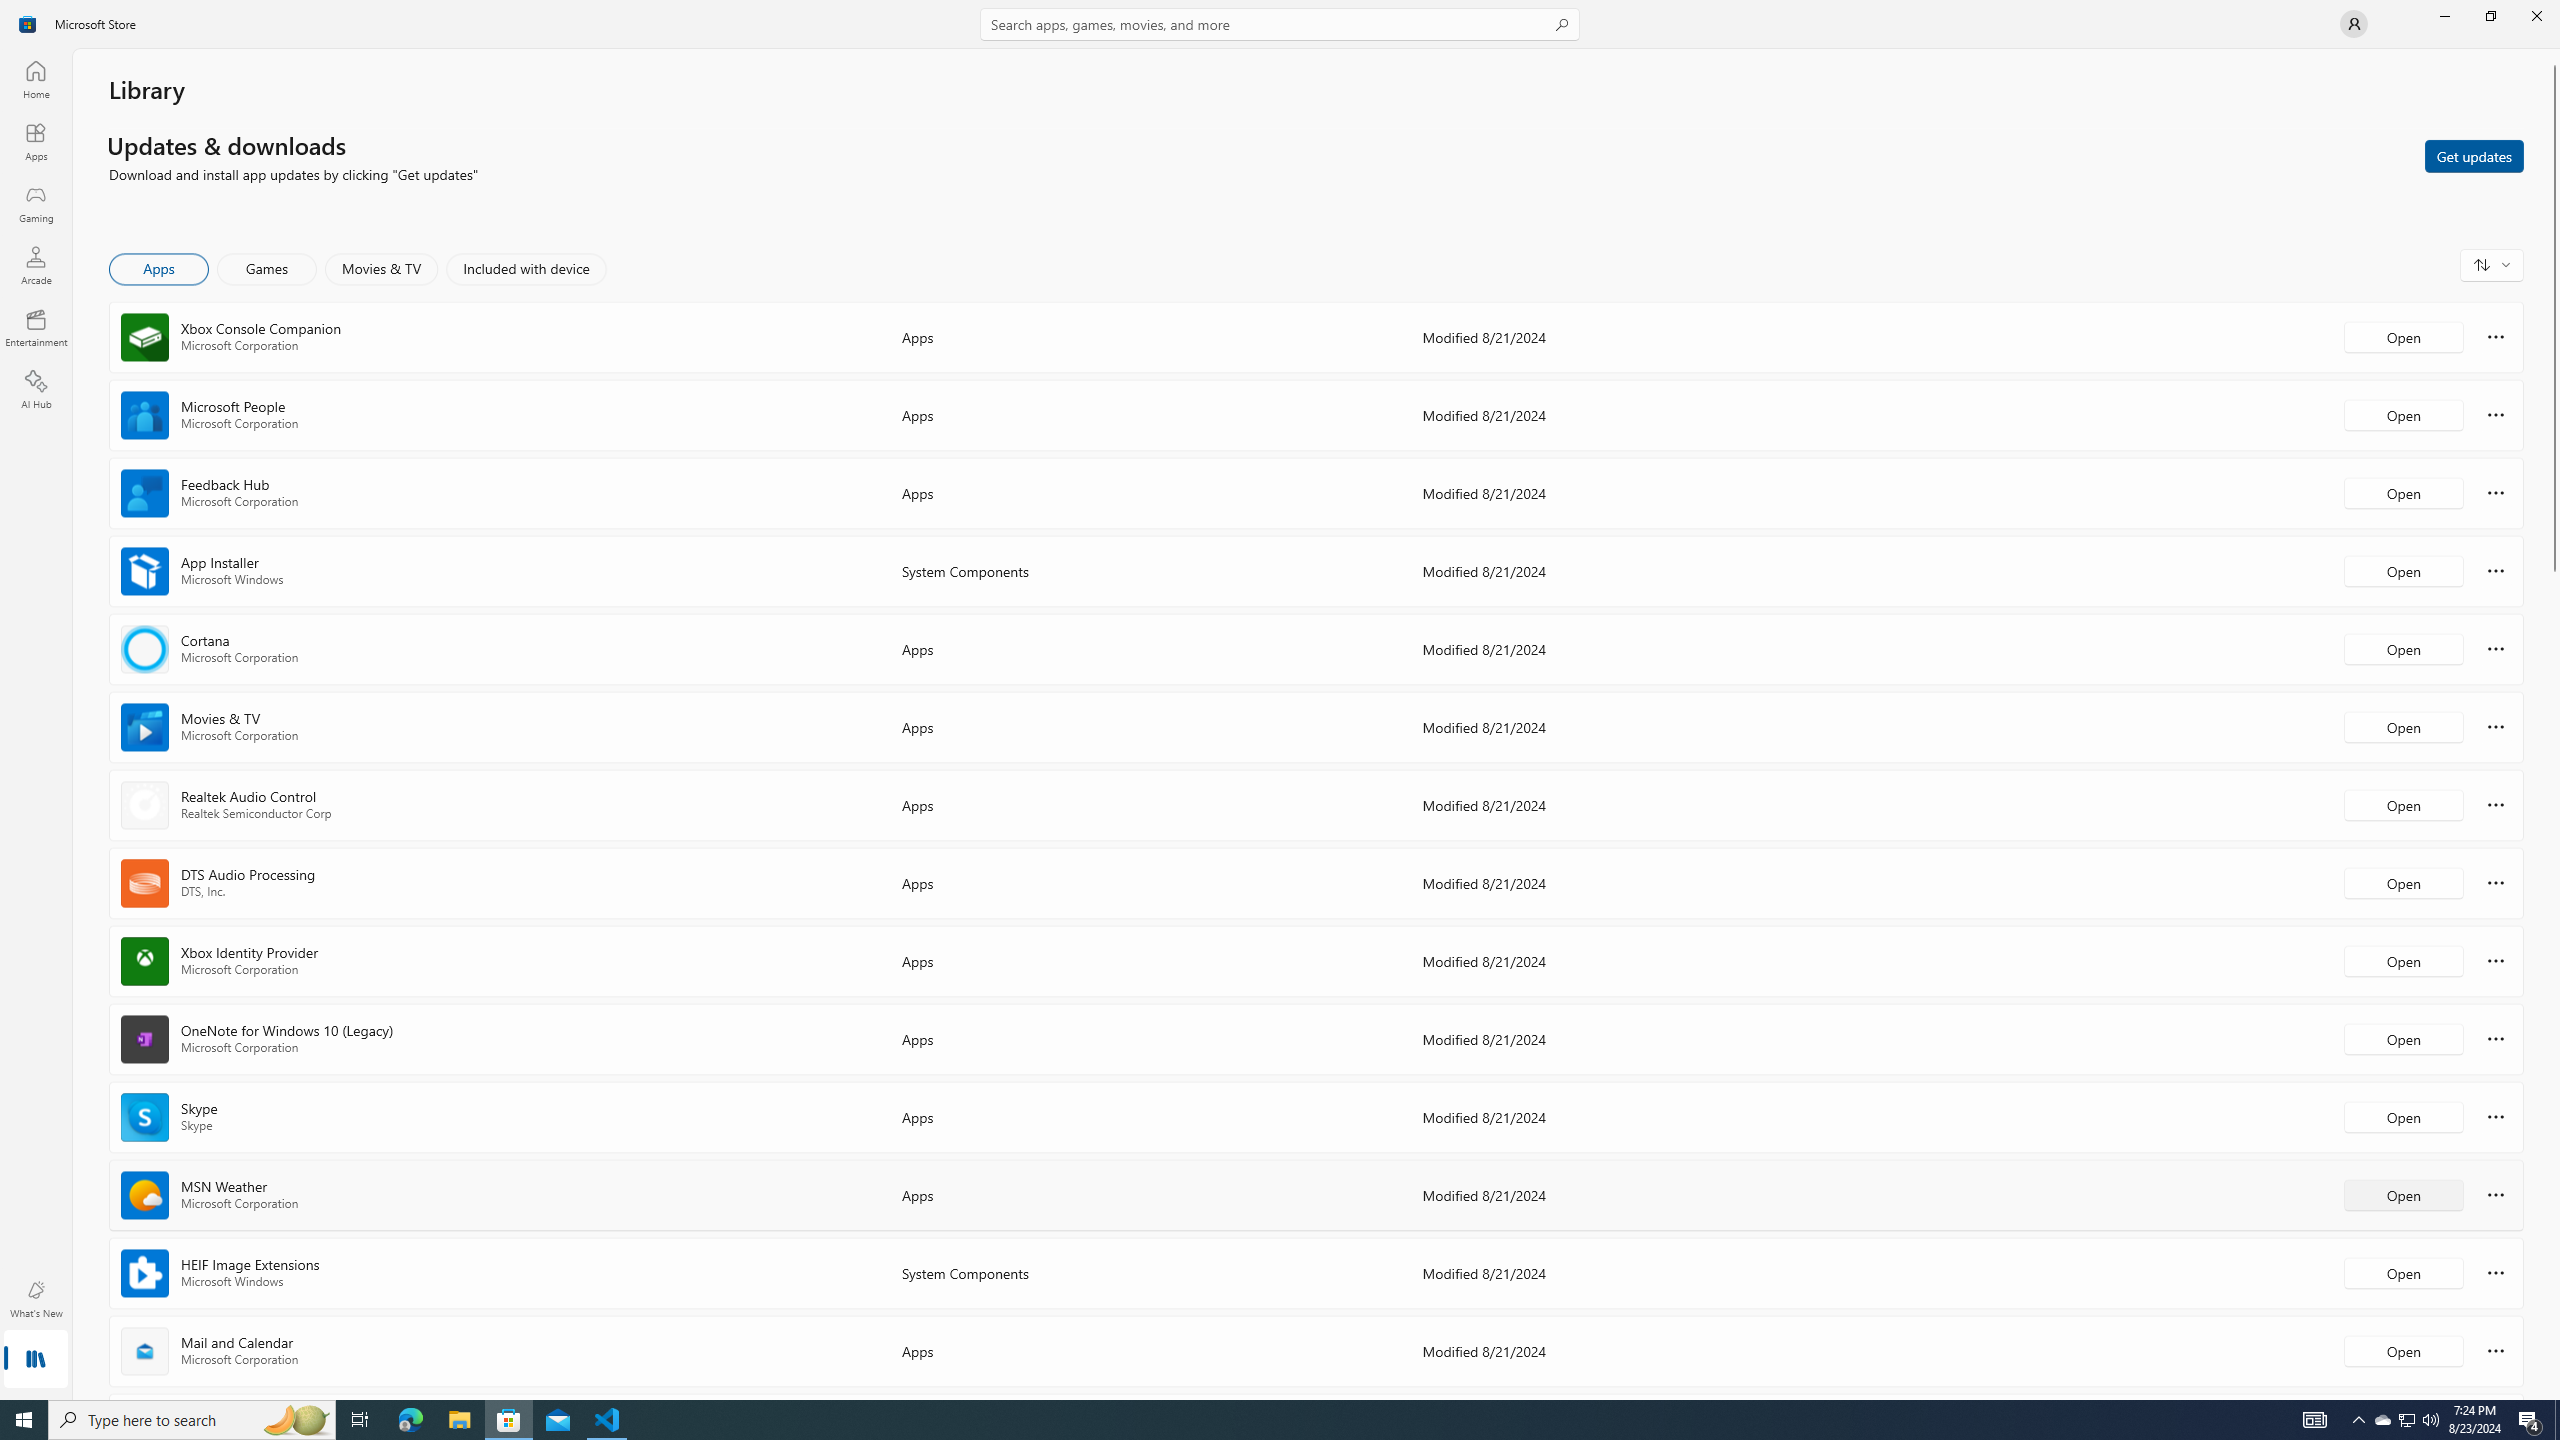 The image size is (2560, 1440). I want to click on 'Close Microsoft Store', so click(2535, 15).